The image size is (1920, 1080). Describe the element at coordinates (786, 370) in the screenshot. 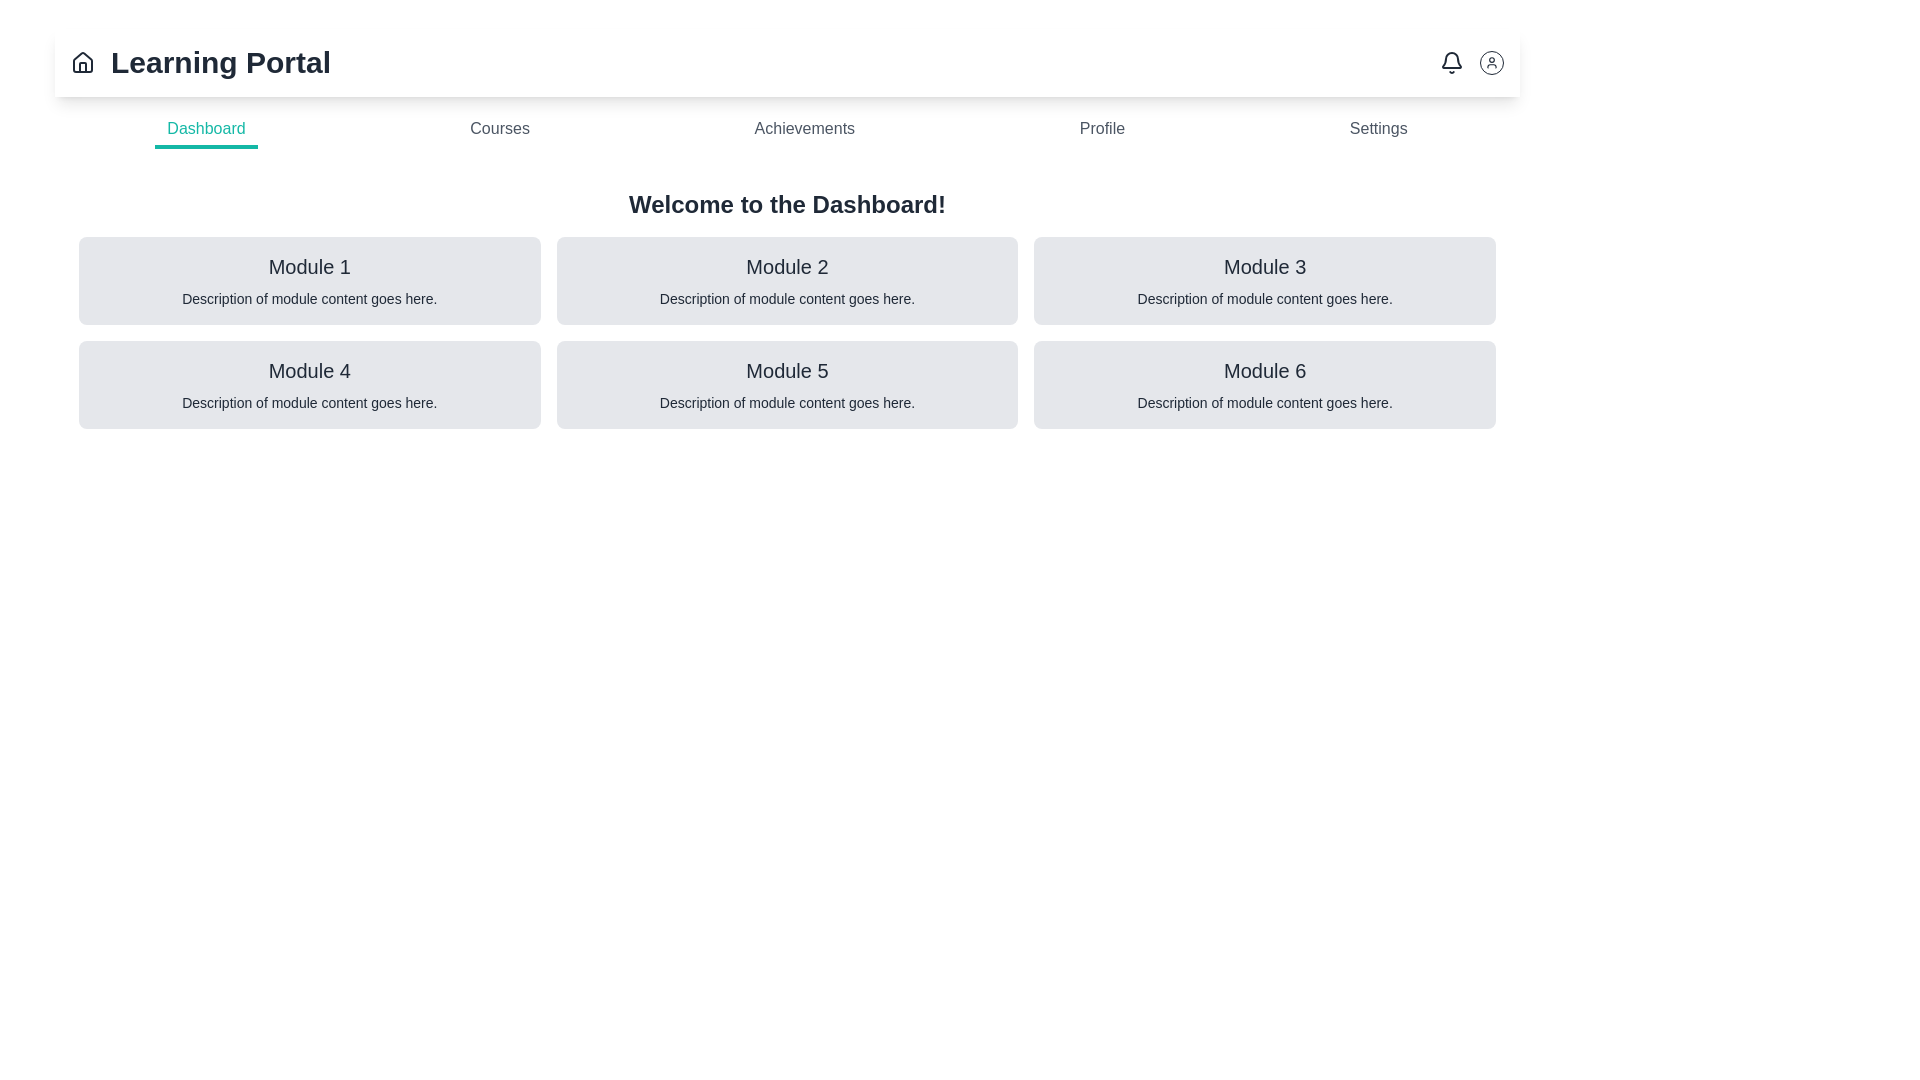

I see `the label that identifies and titles 'Module 5' in the grid layout on the 'Dashboard' page` at that location.